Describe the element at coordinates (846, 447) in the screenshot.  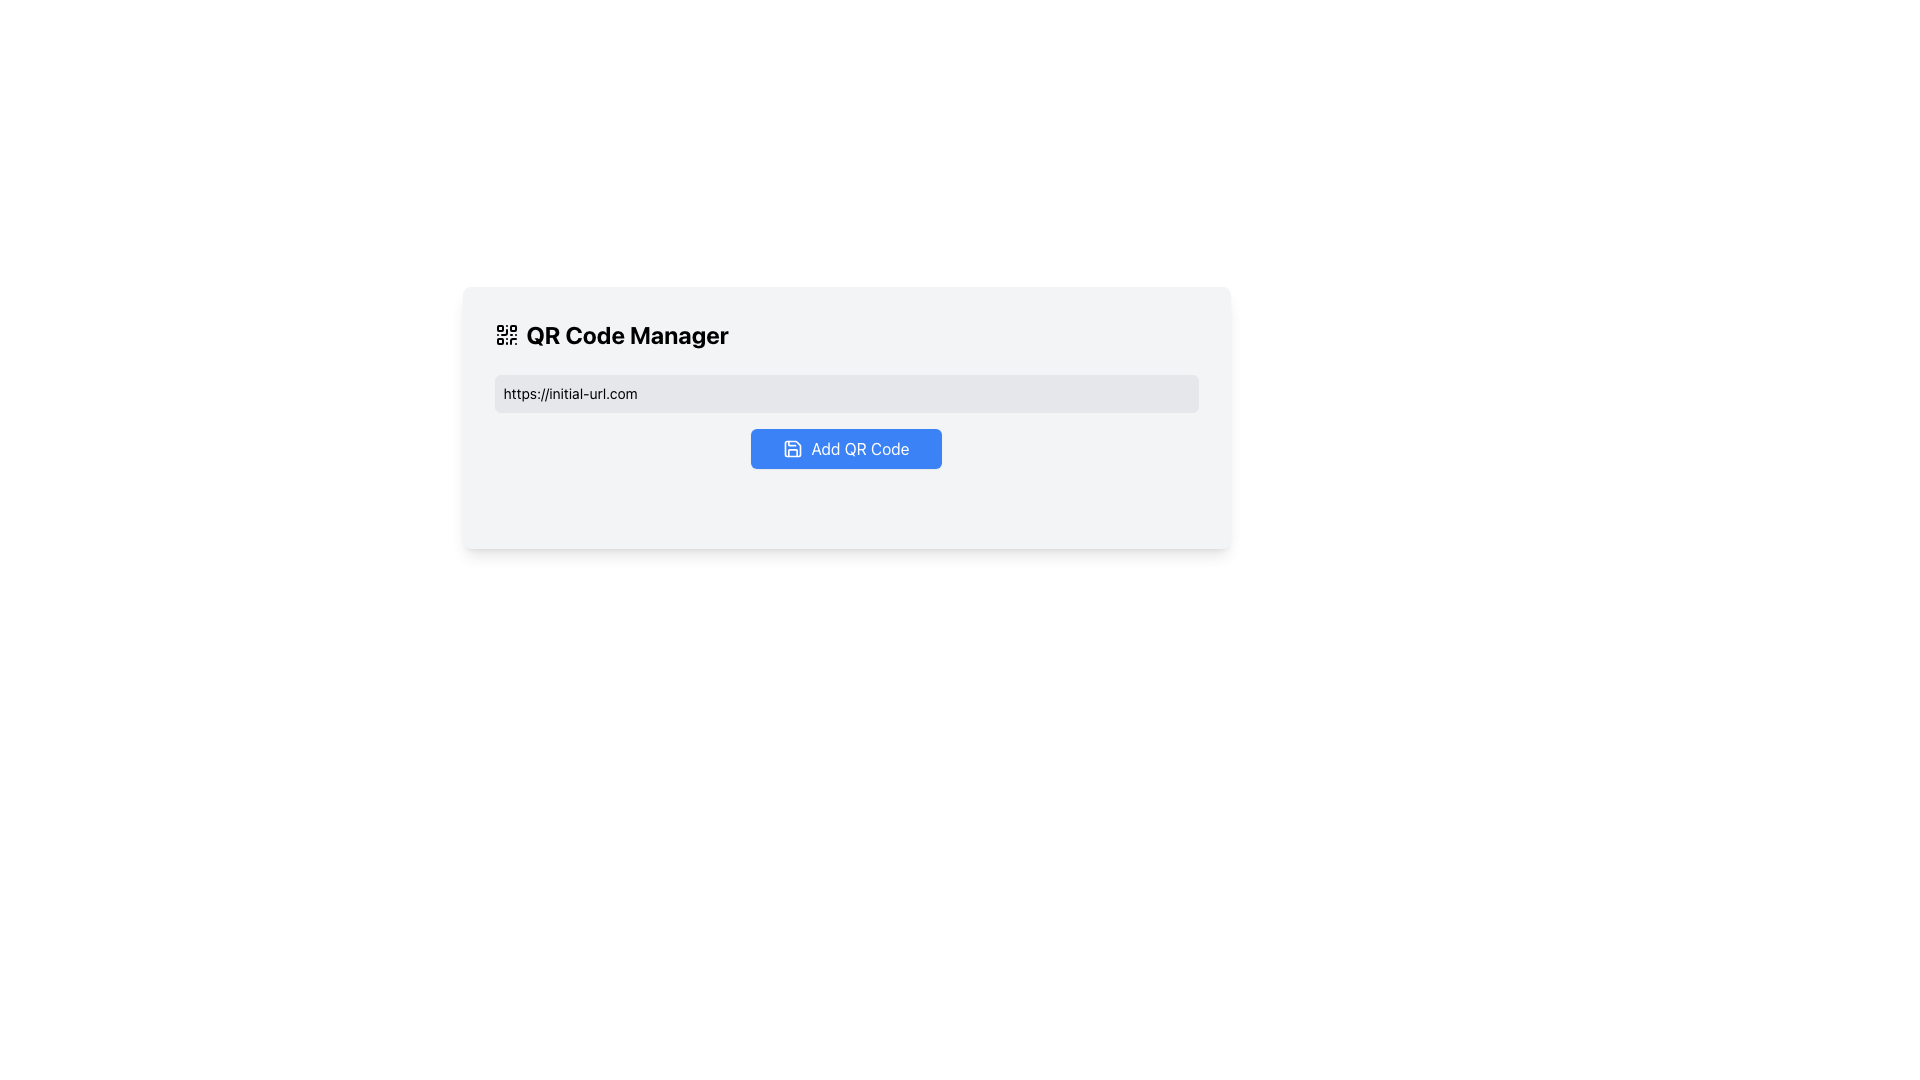
I see `the button that allows users to add a QR code, changing its visual style` at that location.